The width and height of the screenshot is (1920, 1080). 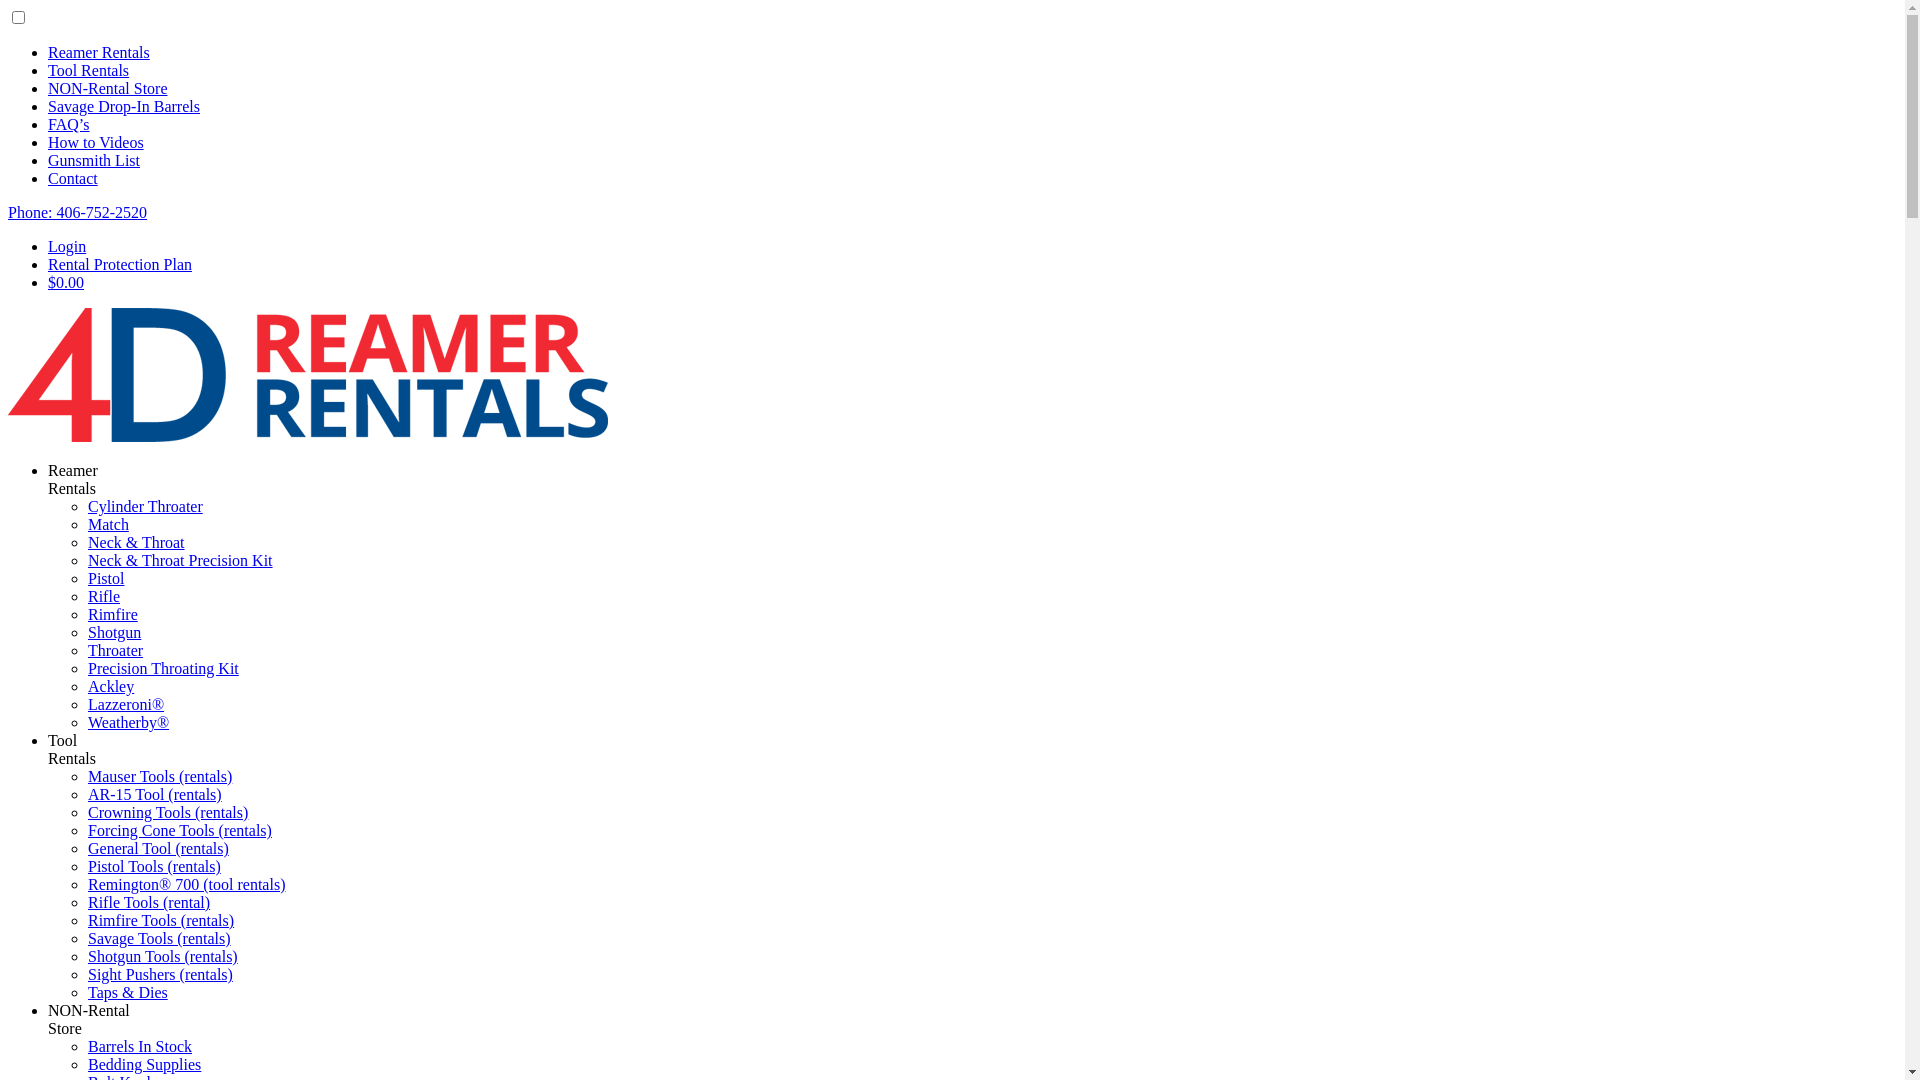 I want to click on 'Phone: 406-752-2520', so click(x=77, y=212).